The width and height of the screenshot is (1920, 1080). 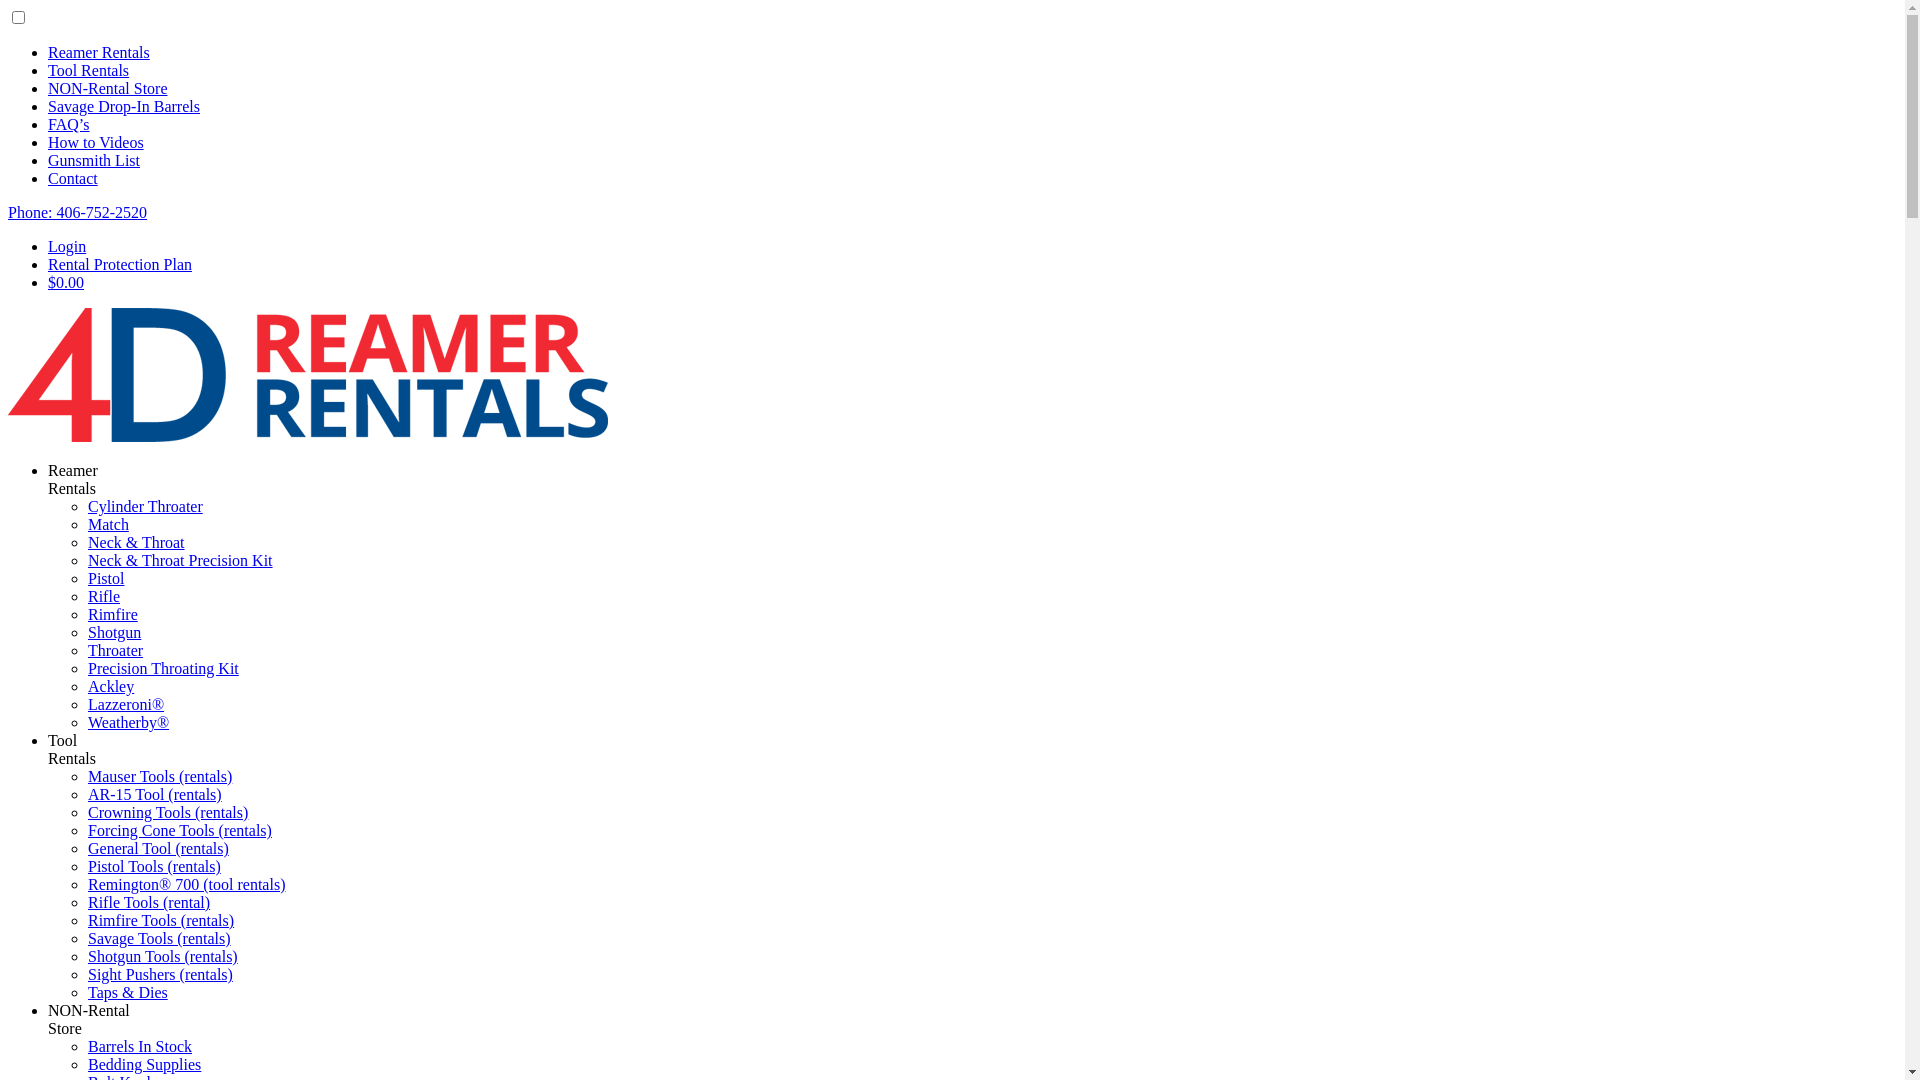 I want to click on 'Phone: 406-752-2520', so click(x=77, y=212).